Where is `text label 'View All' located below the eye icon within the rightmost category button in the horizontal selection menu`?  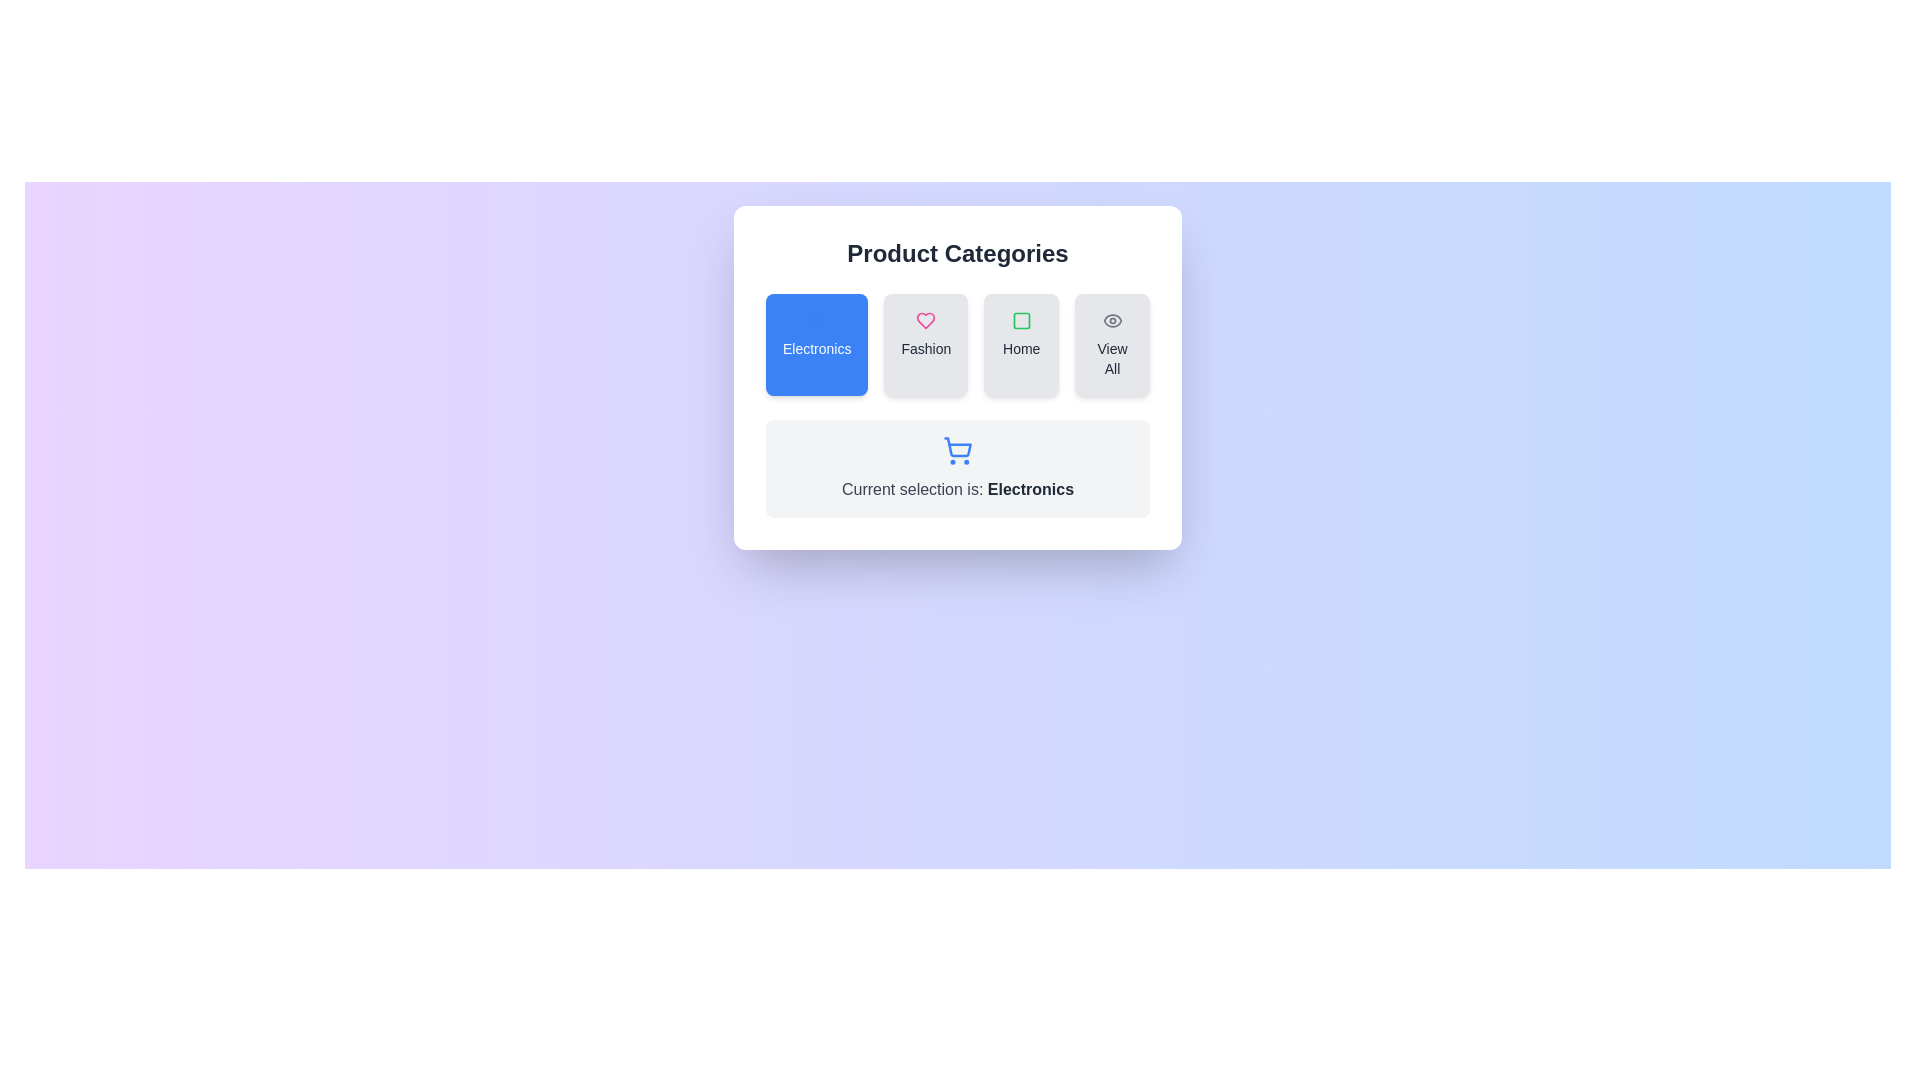 text label 'View All' located below the eye icon within the rightmost category button in the horizontal selection menu is located at coordinates (1111, 357).